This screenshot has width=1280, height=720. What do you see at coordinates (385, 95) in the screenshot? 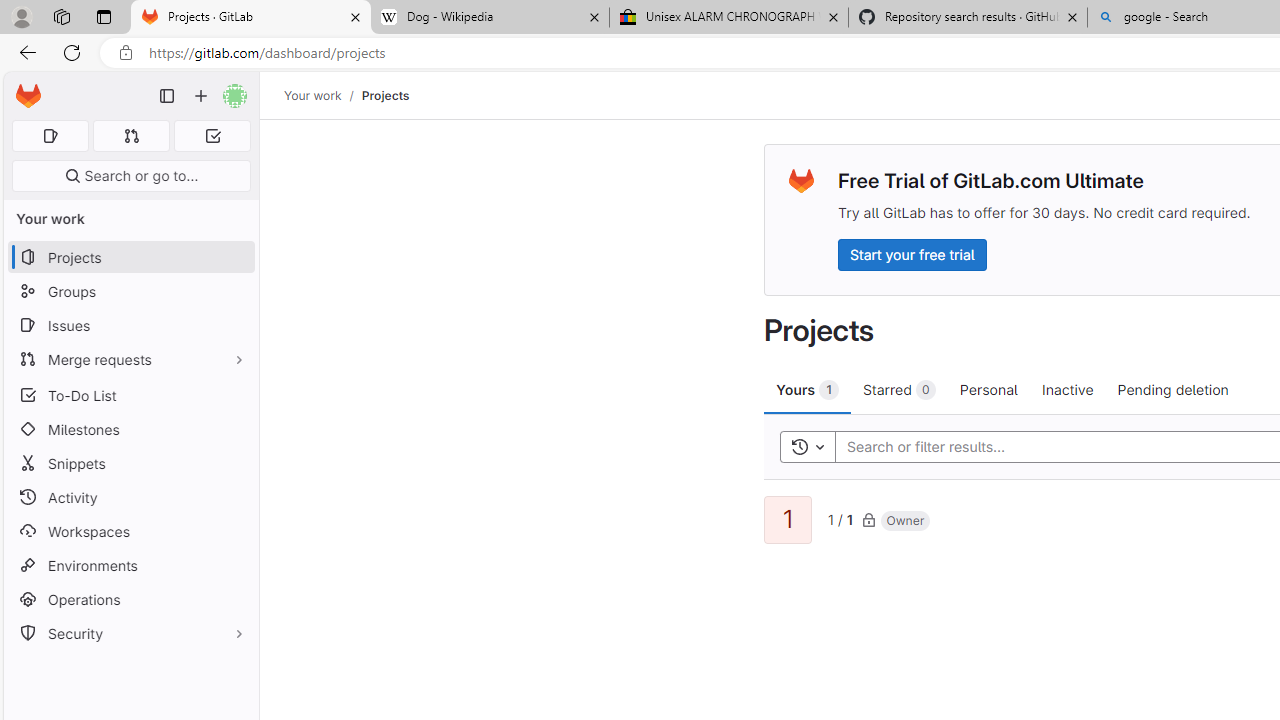
I see `'Projects'` at bounding box center [385, 95].